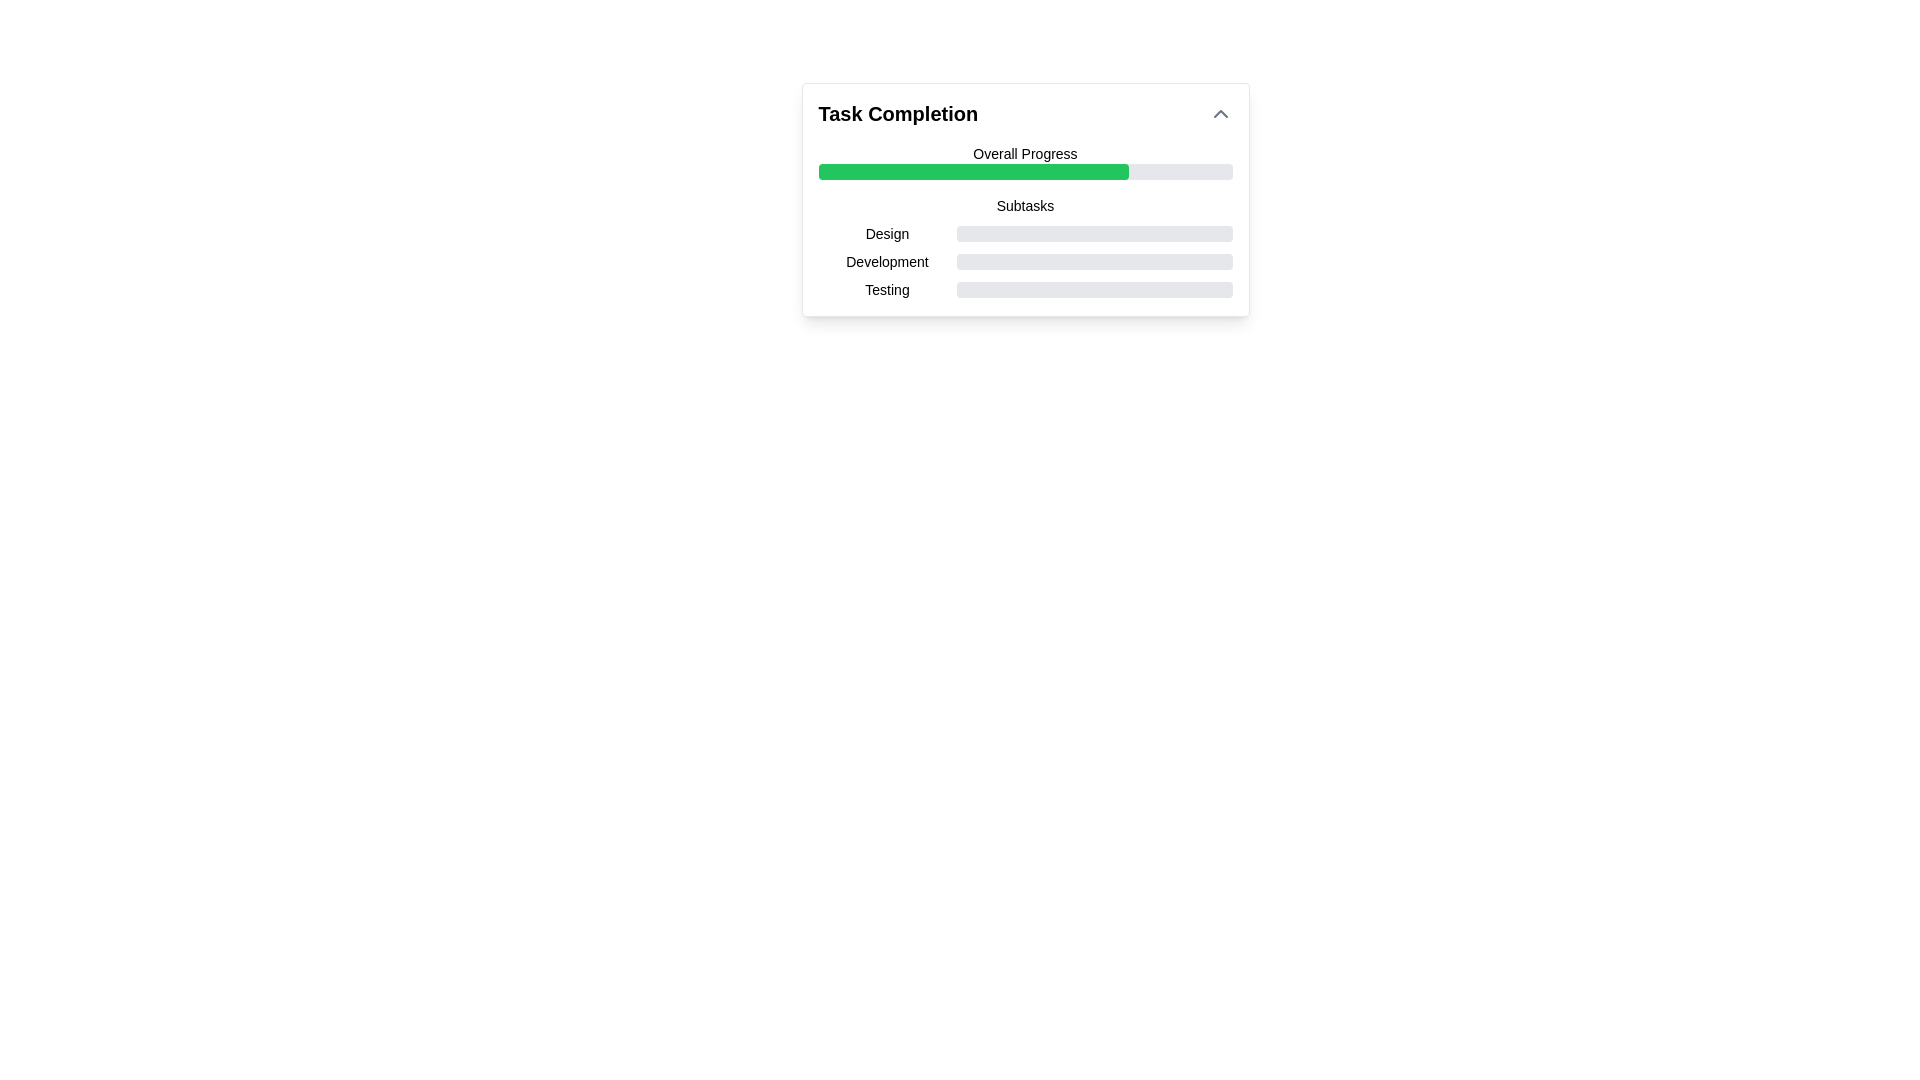 This screenshot has width=1920, height=1080. I want to click on the text label 'Testing' on the Progress bar located in the Subtasks section, positioned beneath the Development subtask bar, so click(1025, 289).